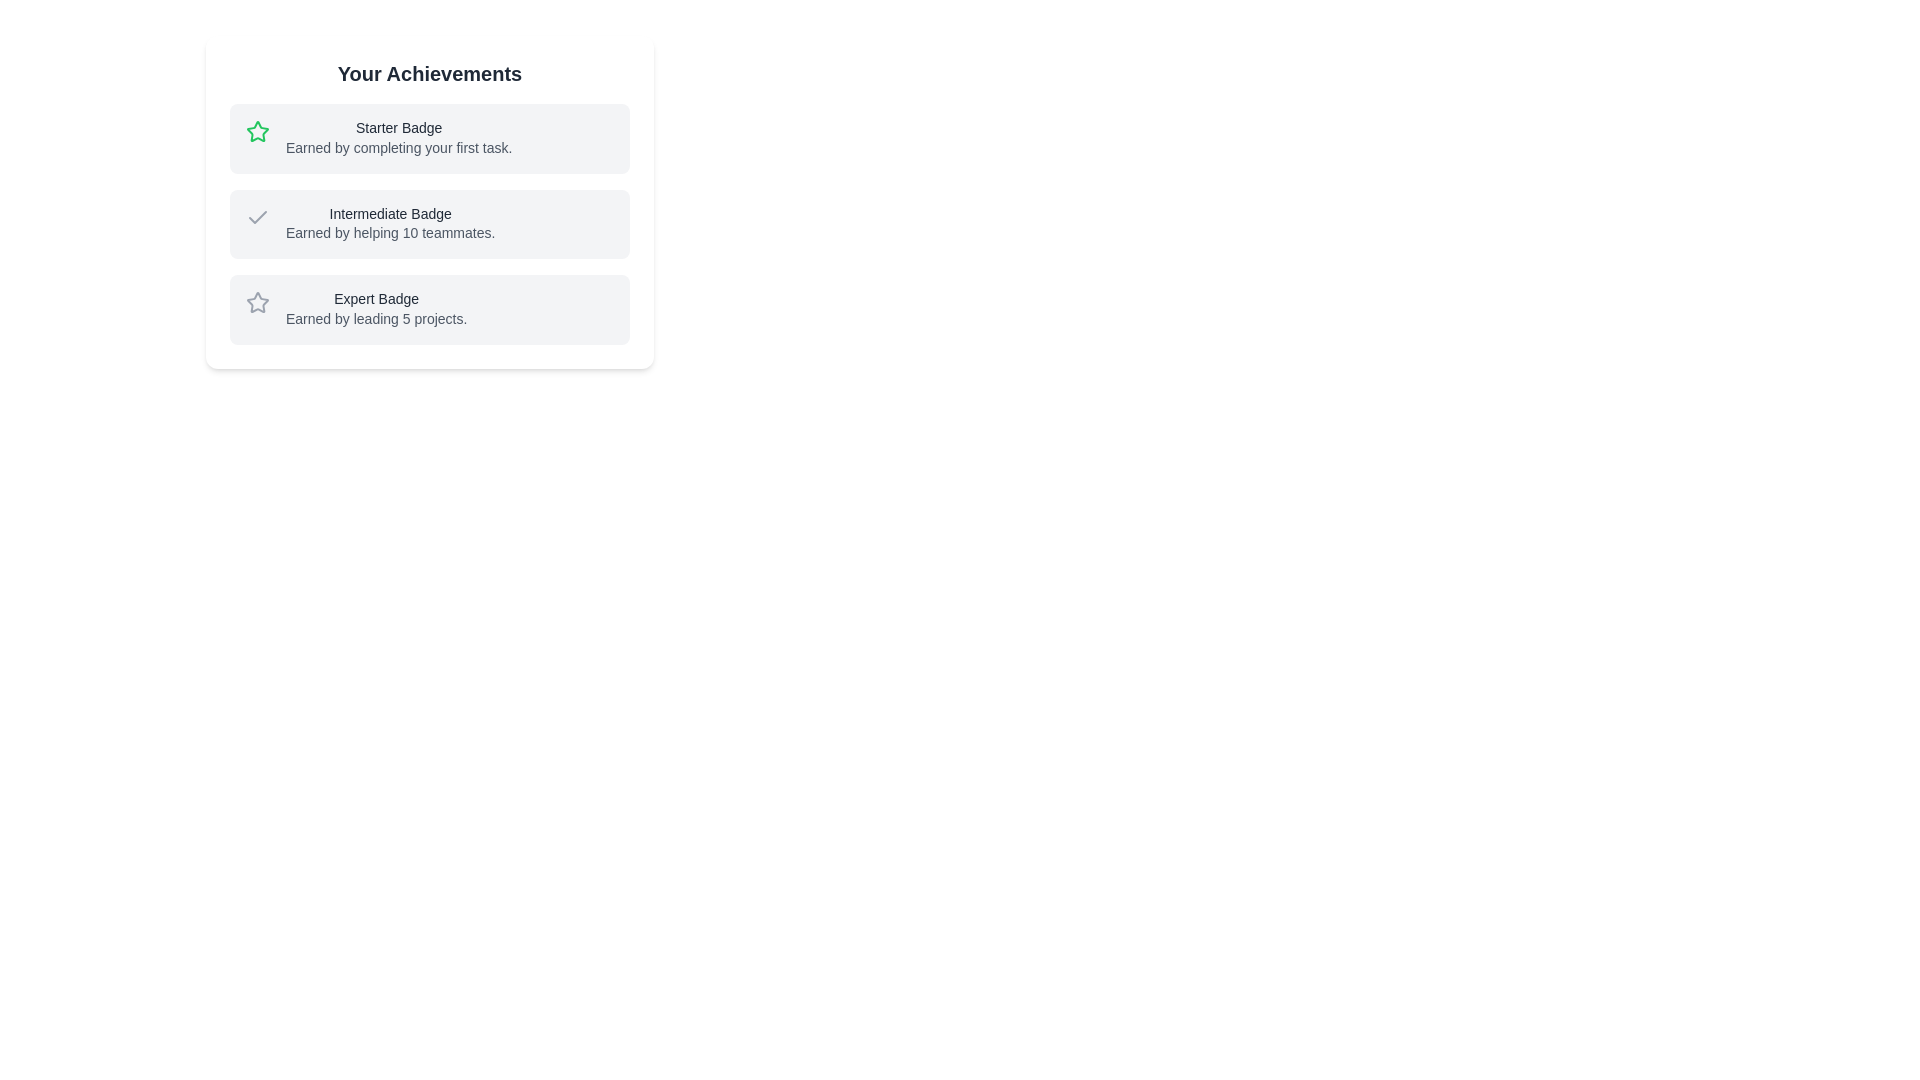  Describe the element at coordinates (399, 128) in the screenshot. I see `text label 'Starter Badge' located in the 'Your Achievements' section above the text 'Earned by completing your first task.'` at that location.